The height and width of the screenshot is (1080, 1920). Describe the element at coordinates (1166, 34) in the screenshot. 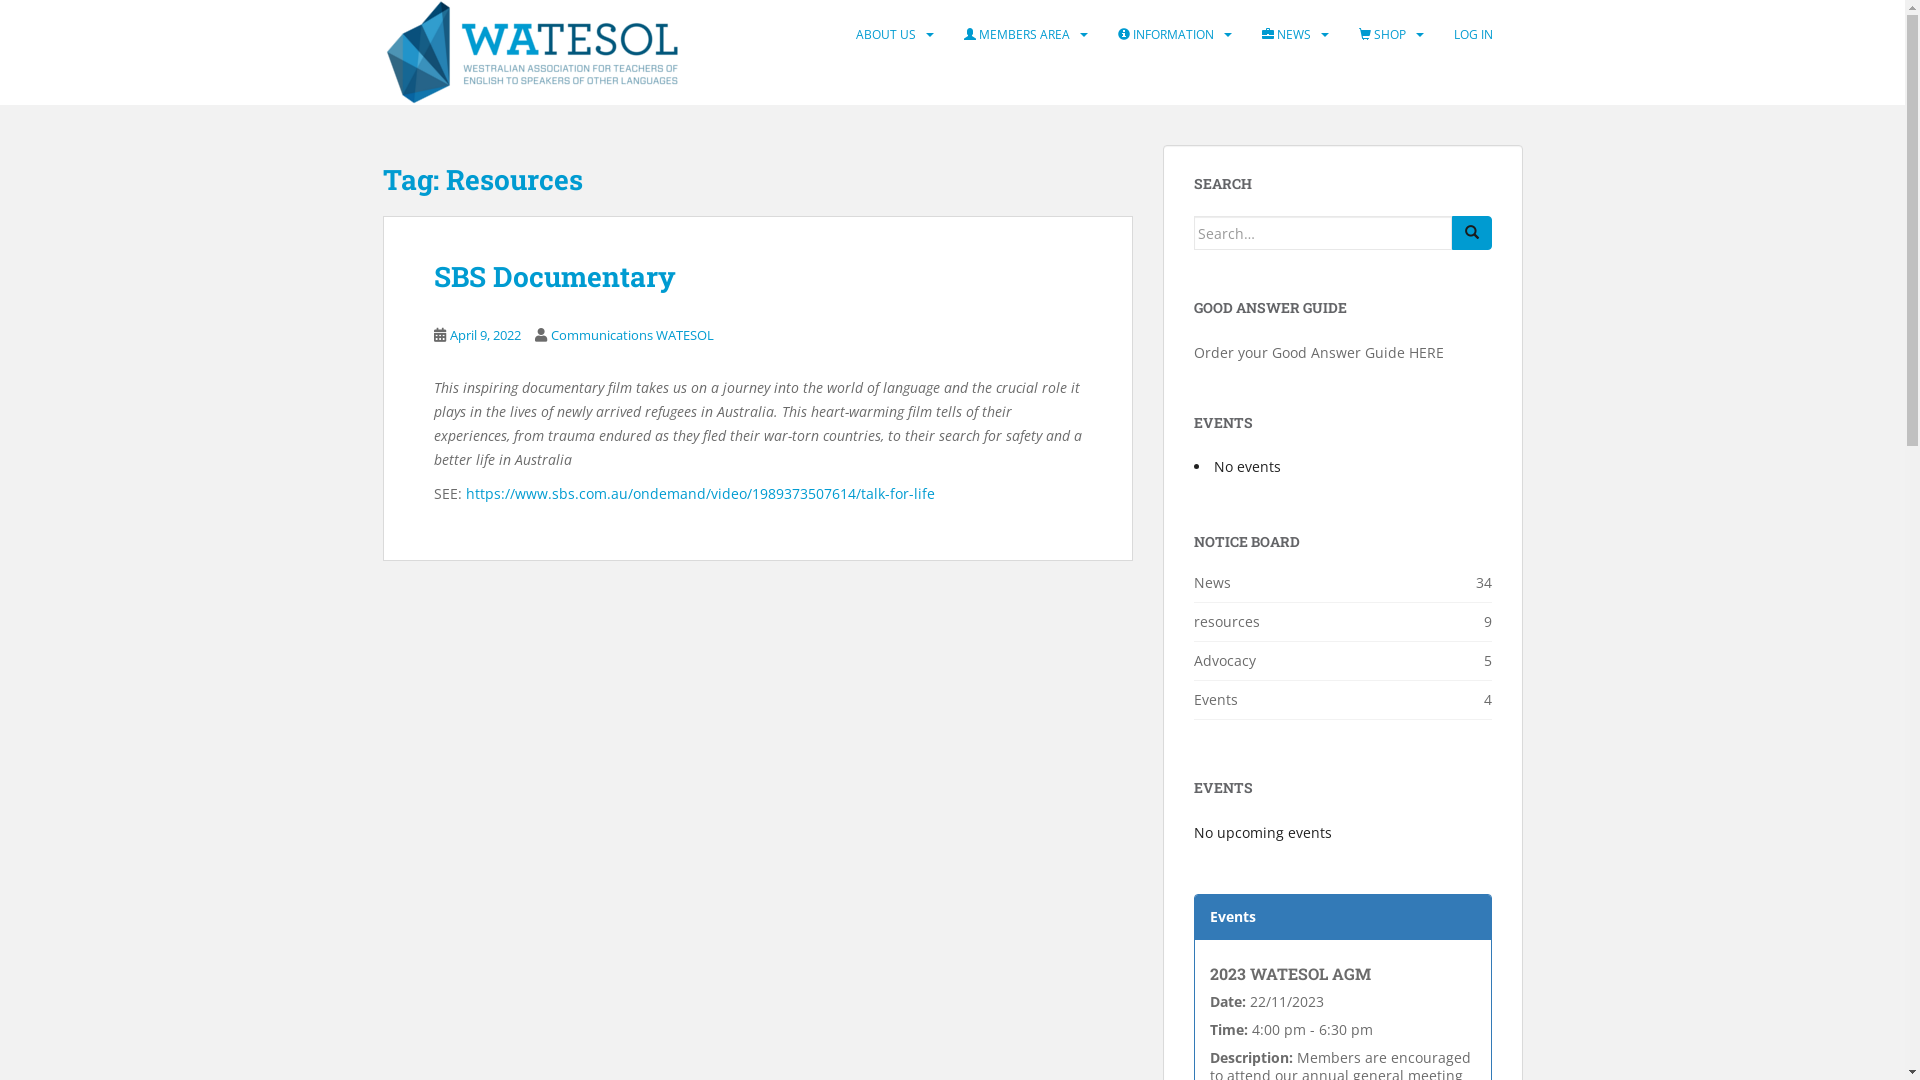

I see `'INFORMATION'` at that location.